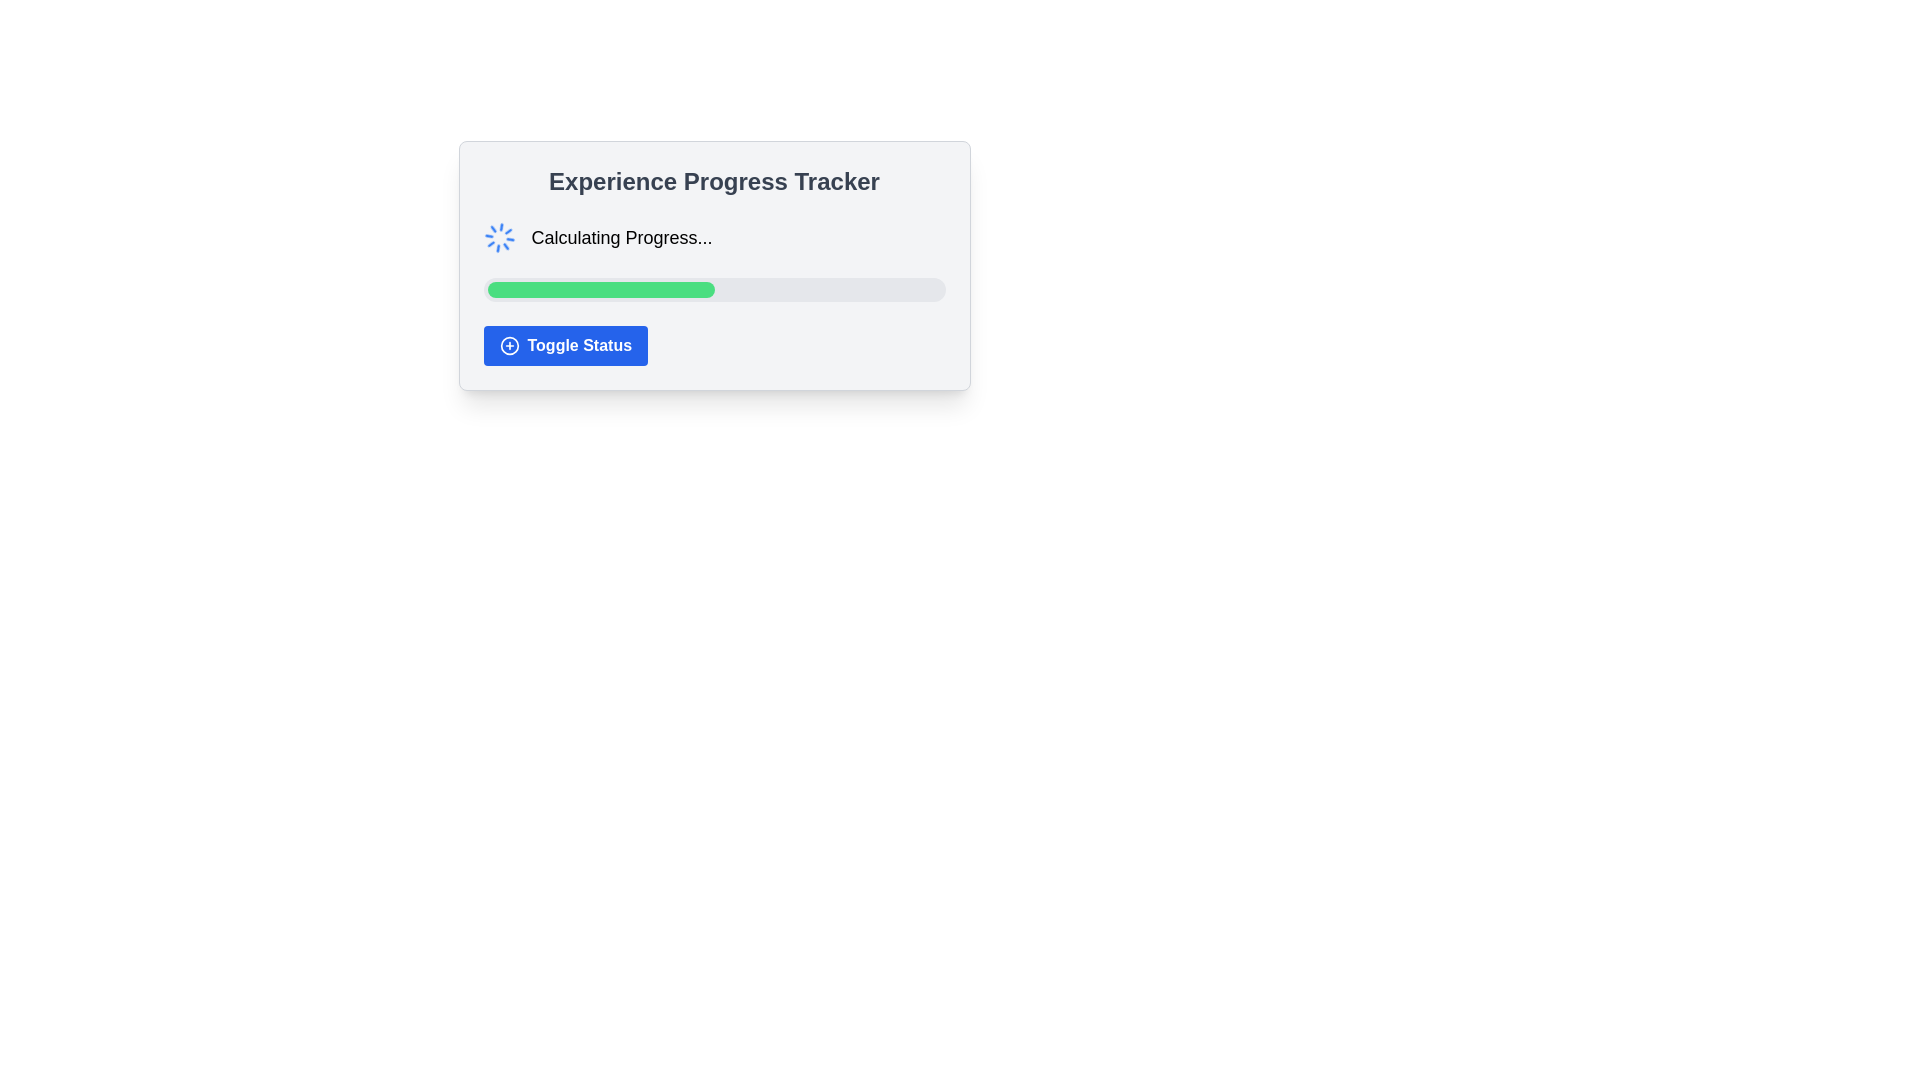 Image resolution: width=1920 pixels, height=1080 pixels. Describe the element at coordinates (499, 237) in the screenshot. I see `the circular blue loading spinner indicating an ongoing process, located to the left of the text 'Calculating Progress...'` at that location.